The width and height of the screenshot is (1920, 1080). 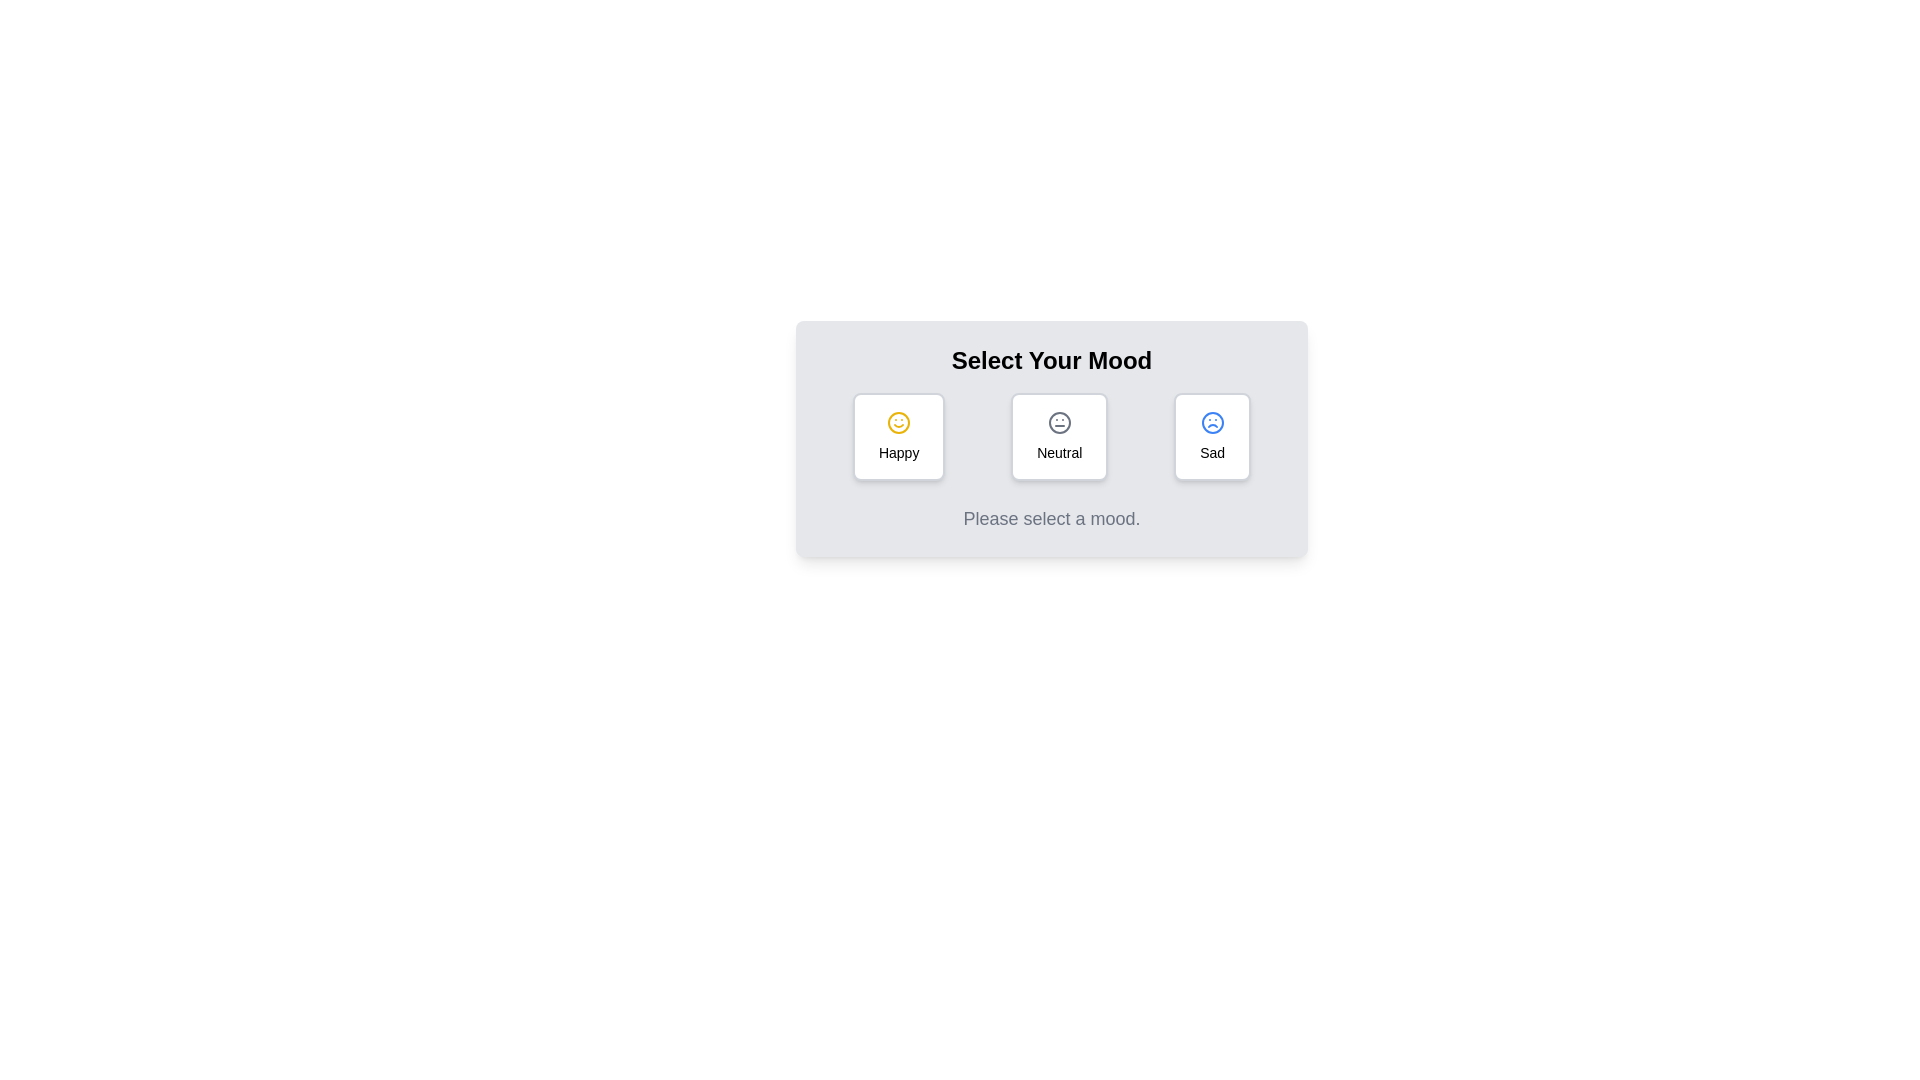 I want to click on the 'Neutral' label element, which is styled simply and located within a rectangular button beneath a neutral face icon, so click(x=1058, y=452).